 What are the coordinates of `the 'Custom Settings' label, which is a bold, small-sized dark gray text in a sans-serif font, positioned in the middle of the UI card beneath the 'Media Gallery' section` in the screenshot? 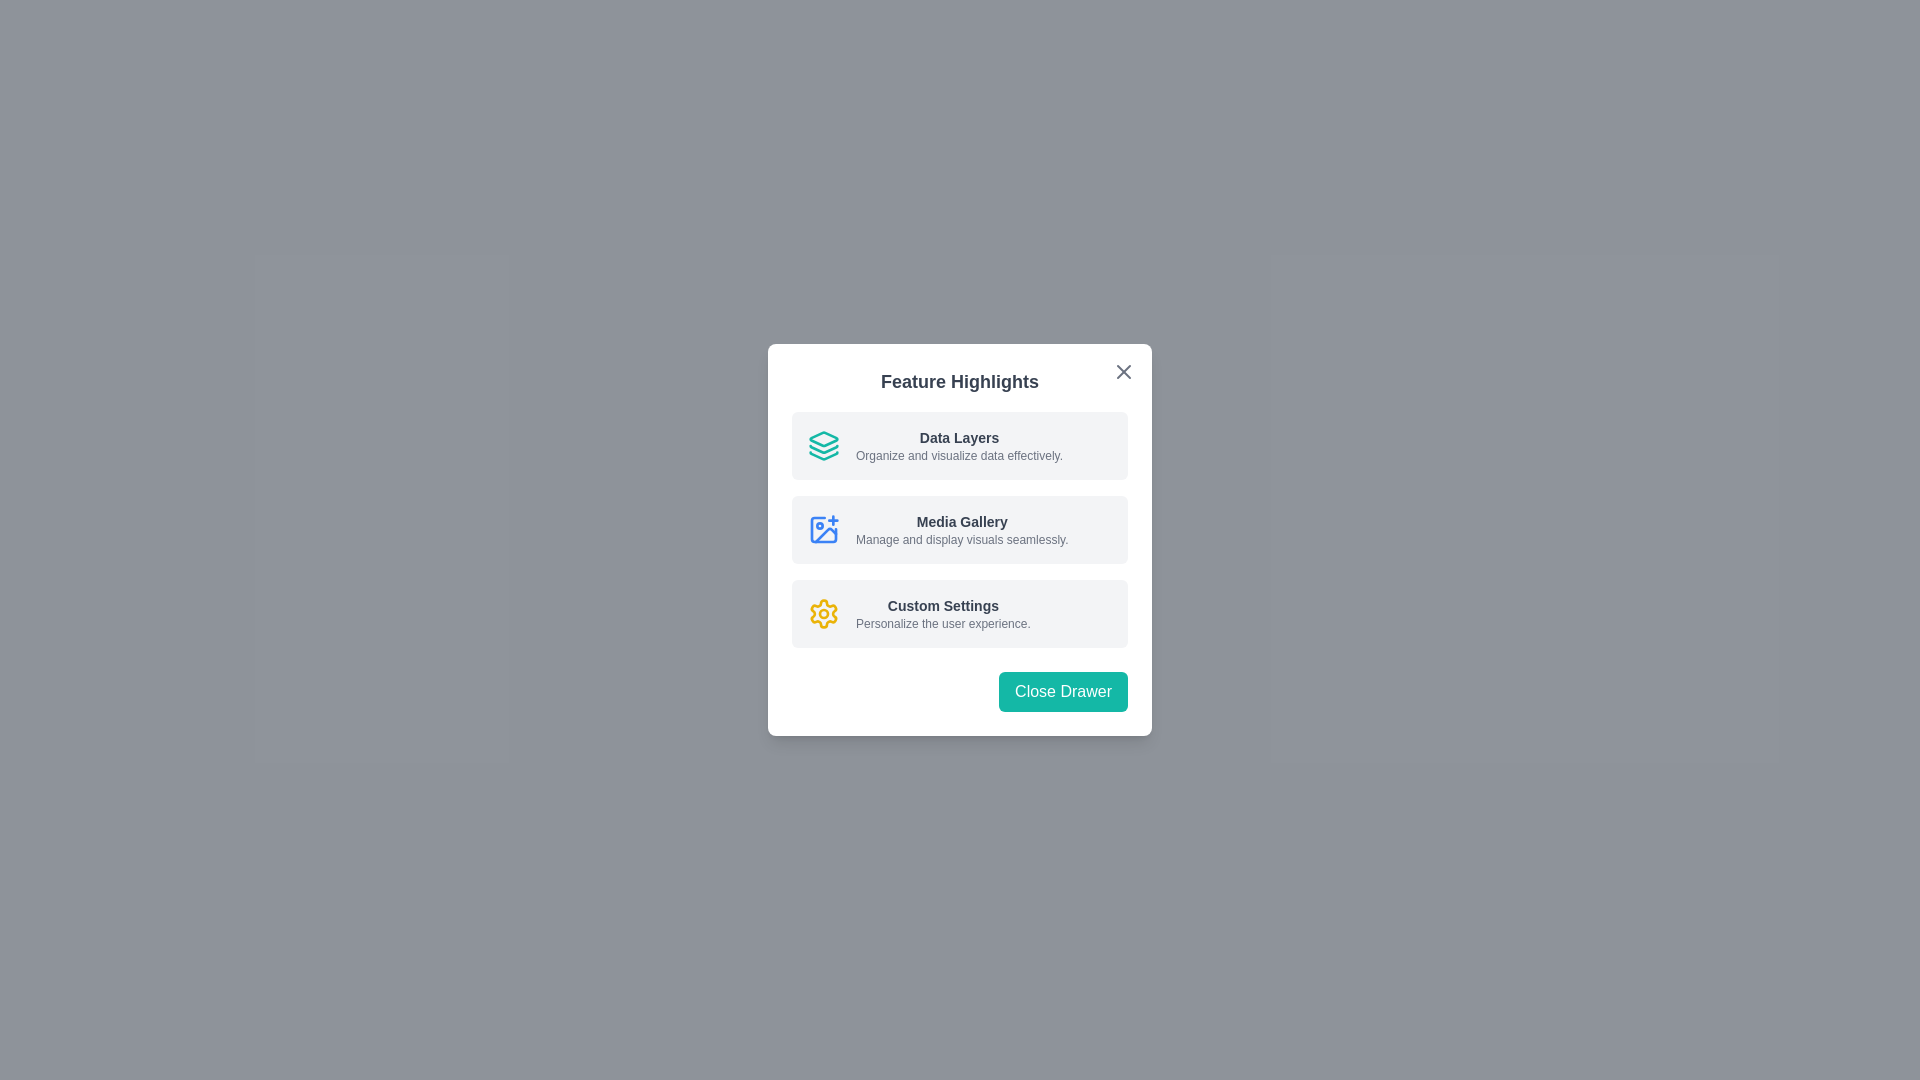 It's located at (942, 604).